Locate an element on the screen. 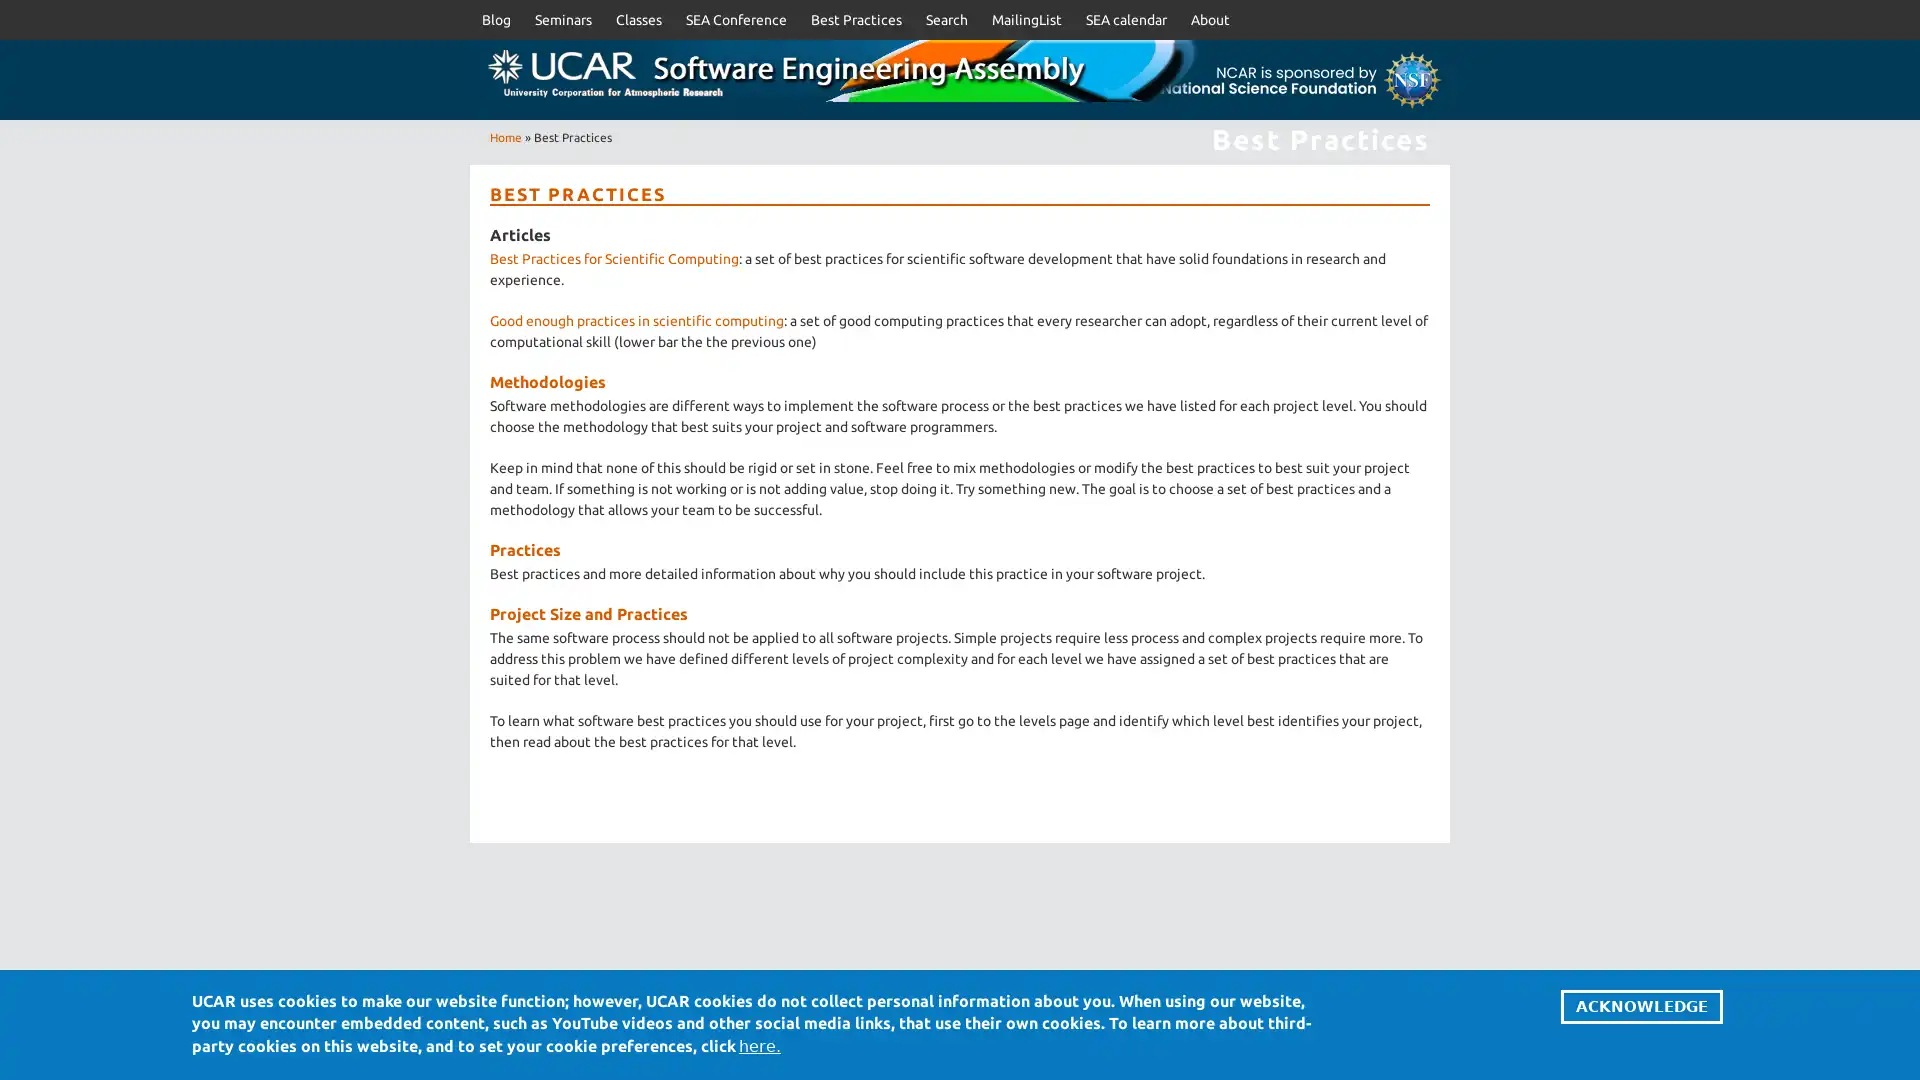 The height and width of the screenshot is (1080, 1920). ACKNOWLEDGE is located at coordinates (1641, 1006).